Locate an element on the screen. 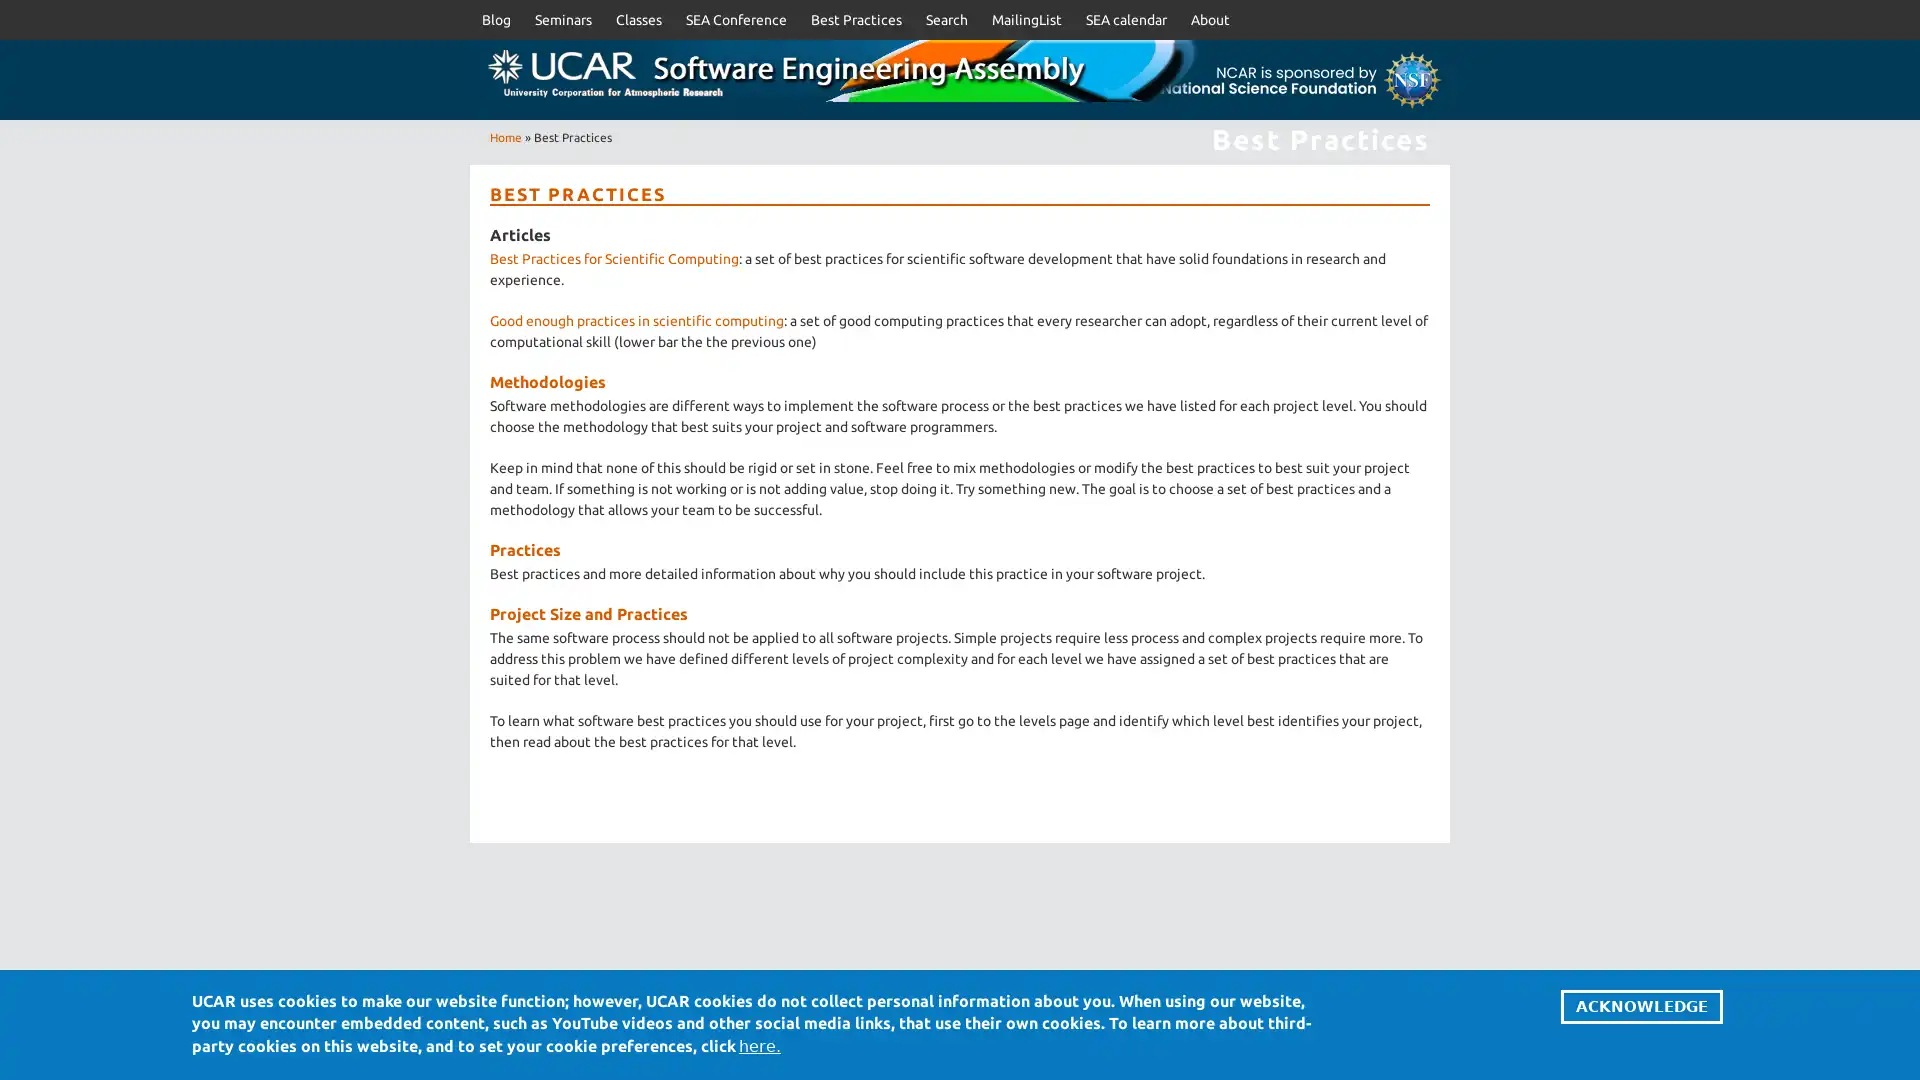 The height and width of the screenshot is (1080, 1920). ACKNOWLEDGE is located at coordinates (1641, 1006).